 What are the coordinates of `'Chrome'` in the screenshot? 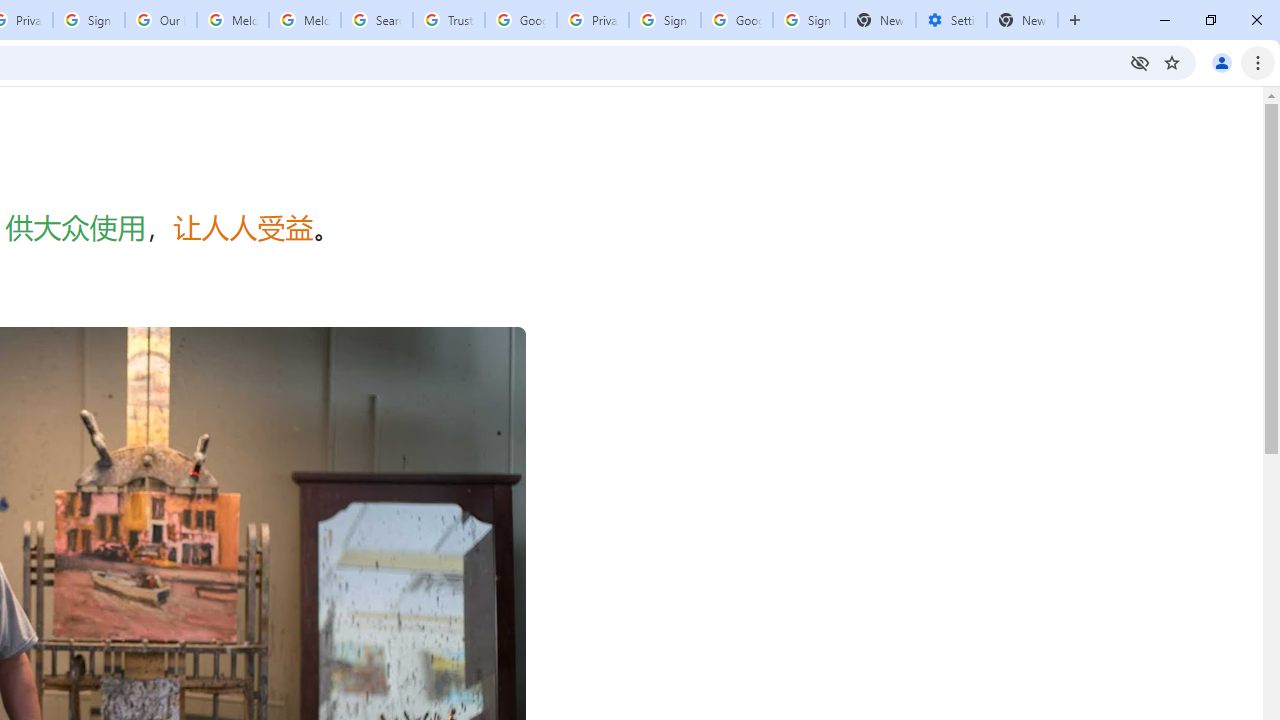 It's located at (1259, 61).